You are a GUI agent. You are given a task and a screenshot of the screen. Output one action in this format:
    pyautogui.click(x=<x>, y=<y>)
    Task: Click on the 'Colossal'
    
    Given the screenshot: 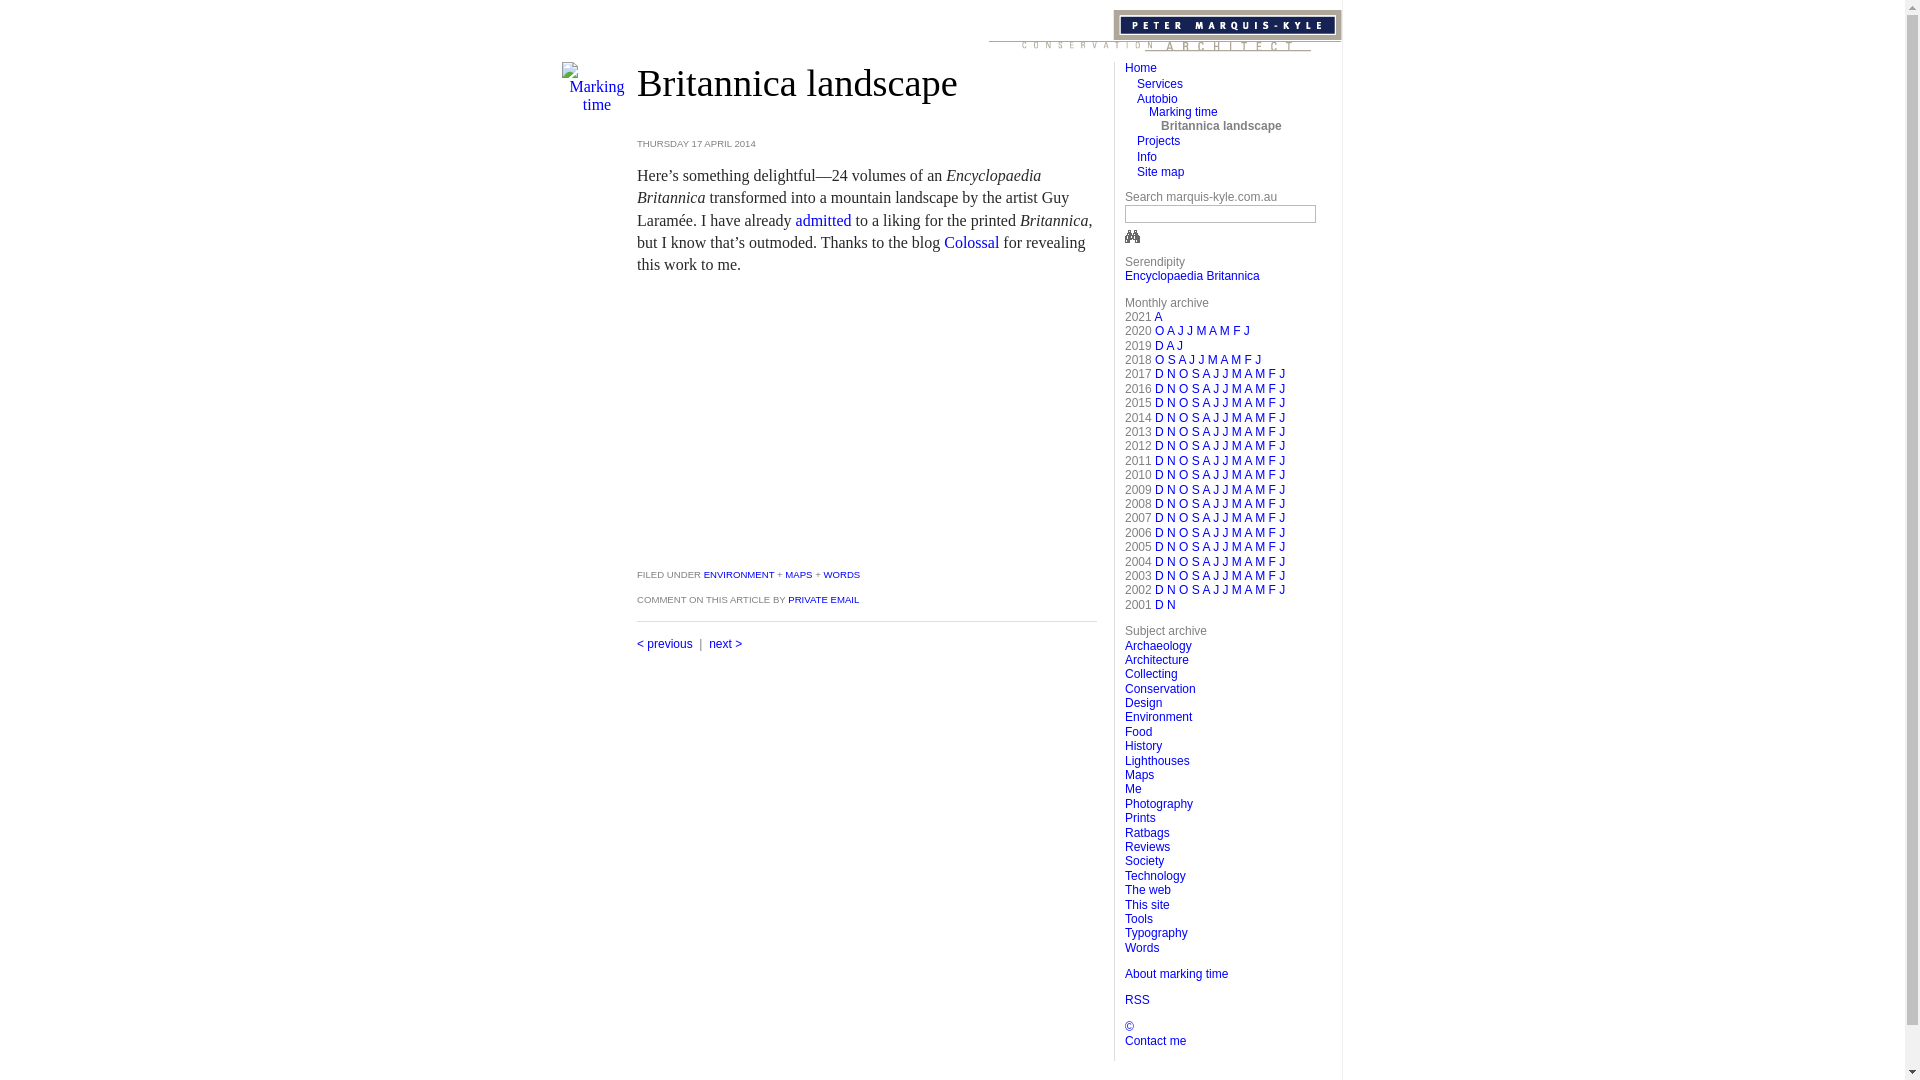 What is the action you would take?
    pyautogui.click(x=971, y=241)
    